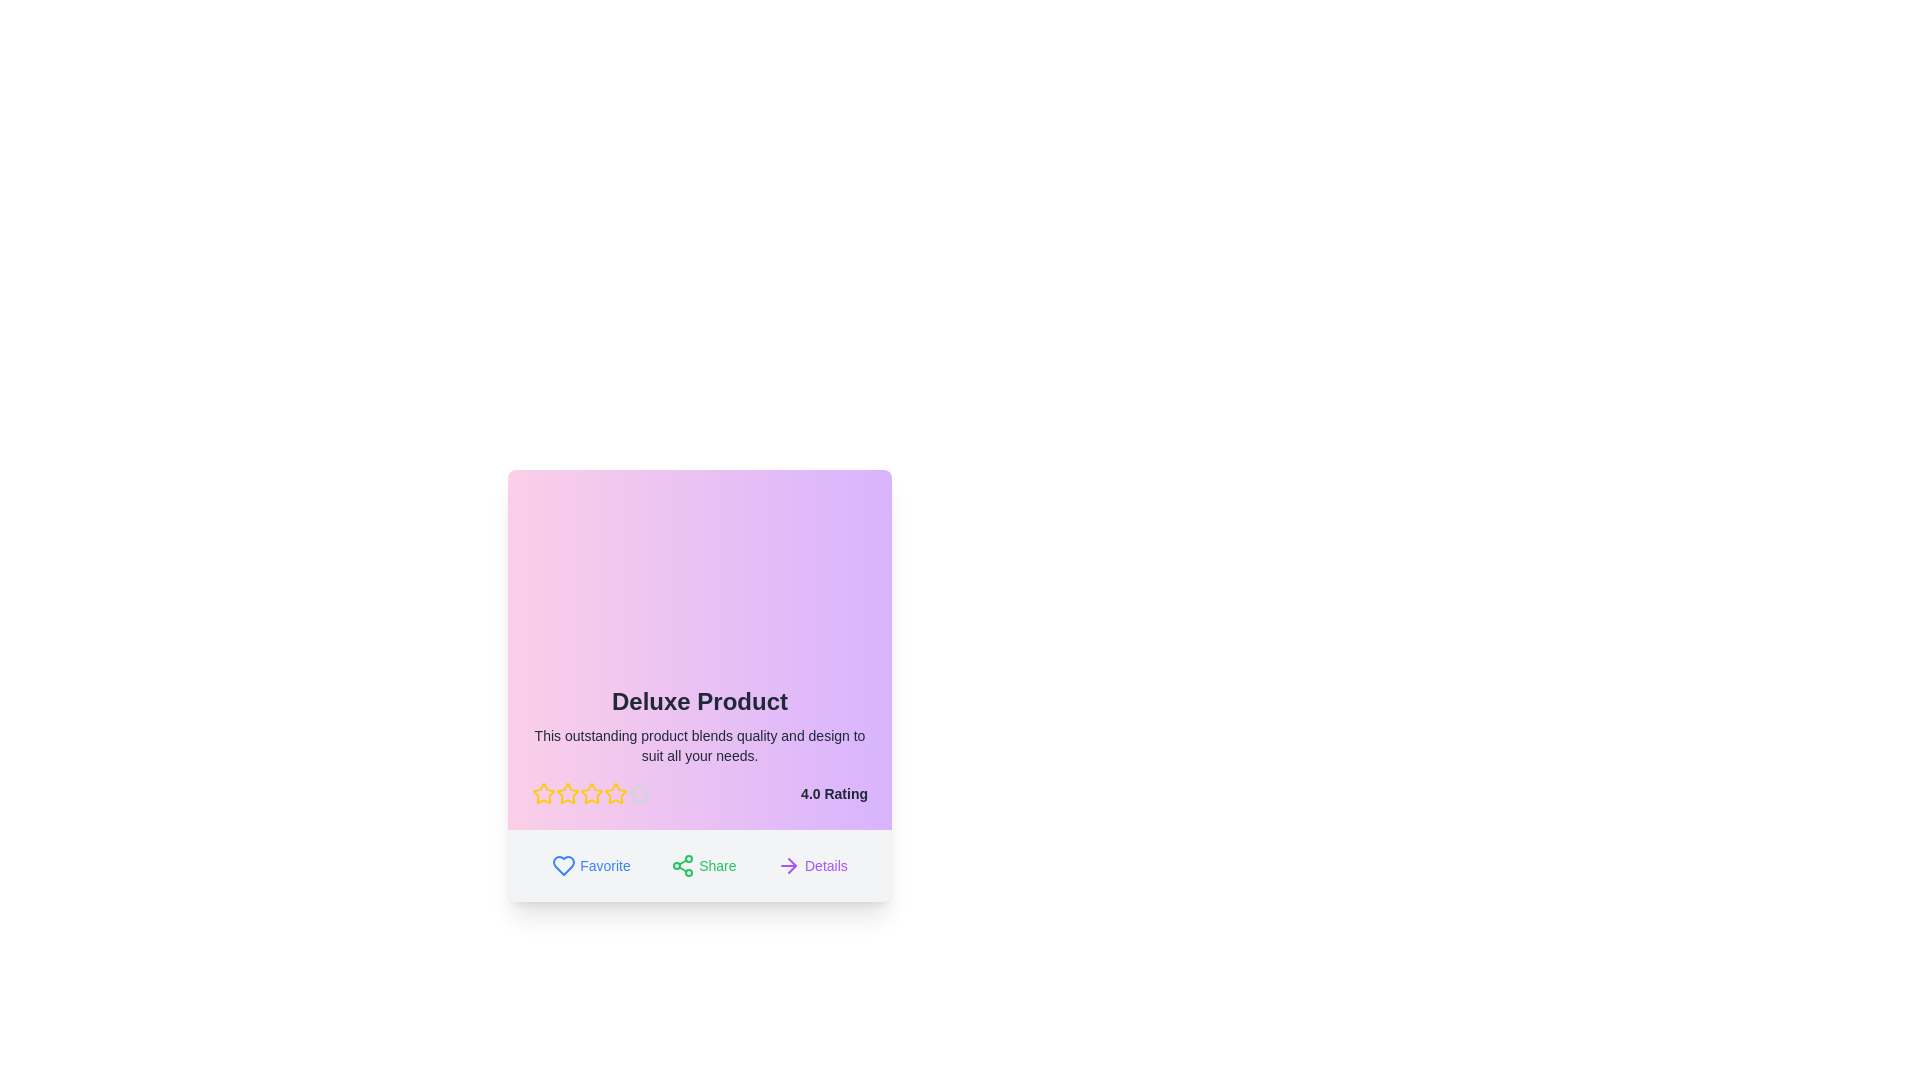 The height and width of the screenshot is (1080, 1920). Describe the element at coordinates (543, 792) in the screenshot. I see `the first yellow star icon outlined in red under the title 'Deluxe Product' to rate it` at that location.